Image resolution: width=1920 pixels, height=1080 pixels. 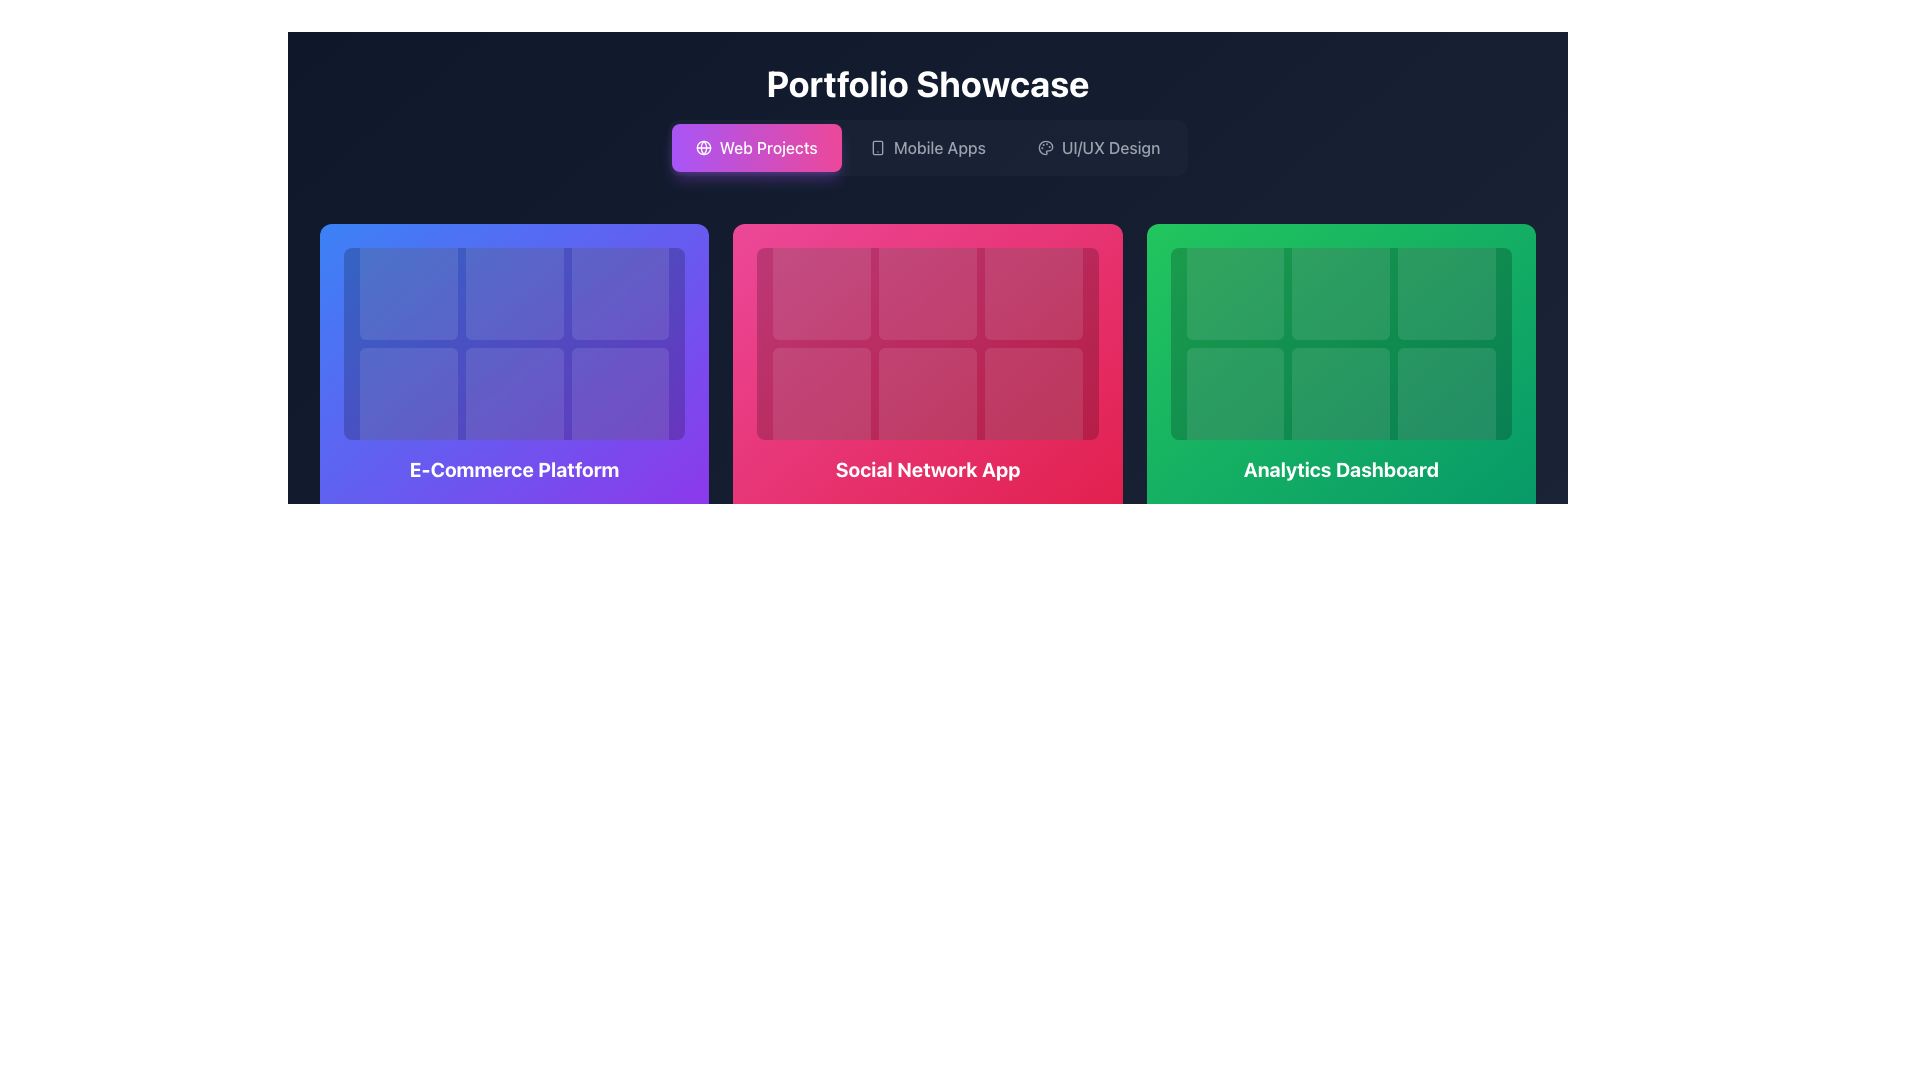 What do you see at coordinates (1110, 146) in the screenshot?
I see `the rightmost Text label indicating UI/UX Design category in the vertical navigation bar` at bounding box center [1110, 146].